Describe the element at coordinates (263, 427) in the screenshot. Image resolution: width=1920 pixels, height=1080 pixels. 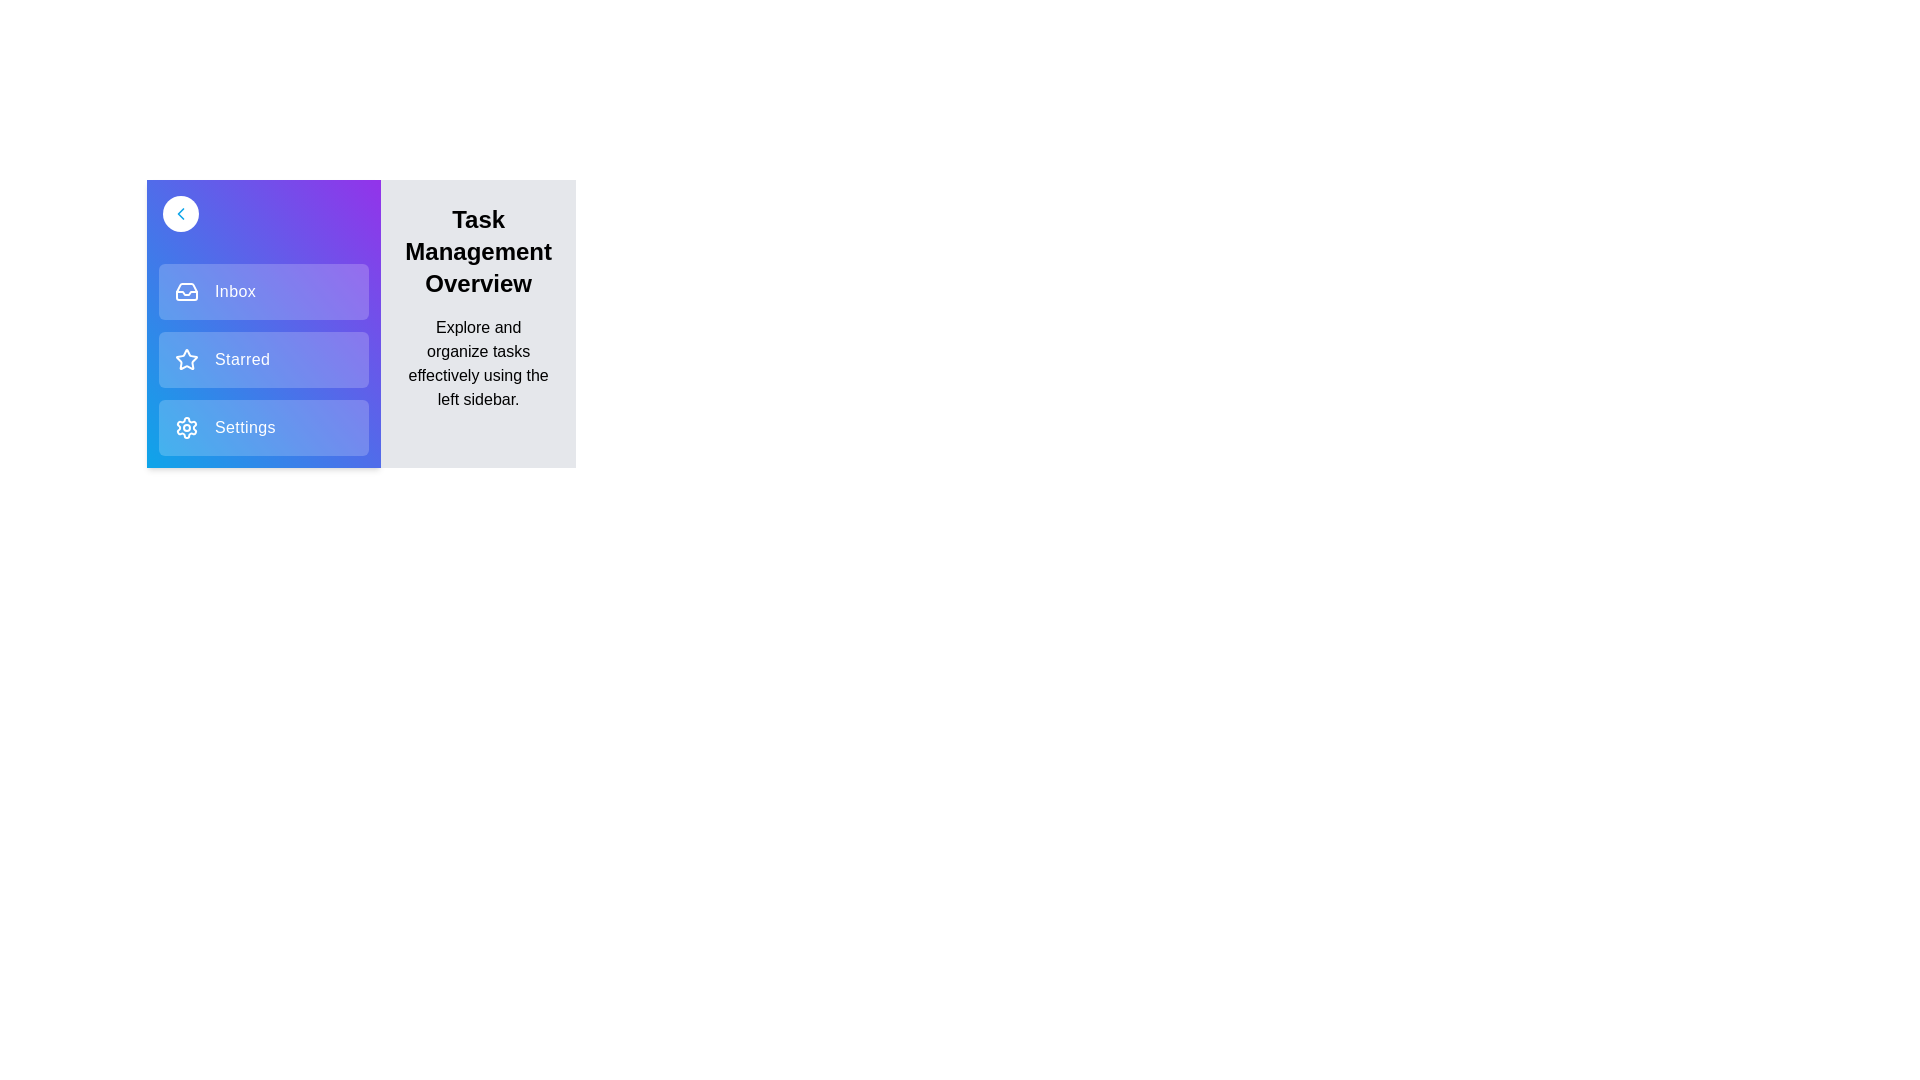
I see `the 'Settings' item in the sidebar to navigate to the settings page` at that location.